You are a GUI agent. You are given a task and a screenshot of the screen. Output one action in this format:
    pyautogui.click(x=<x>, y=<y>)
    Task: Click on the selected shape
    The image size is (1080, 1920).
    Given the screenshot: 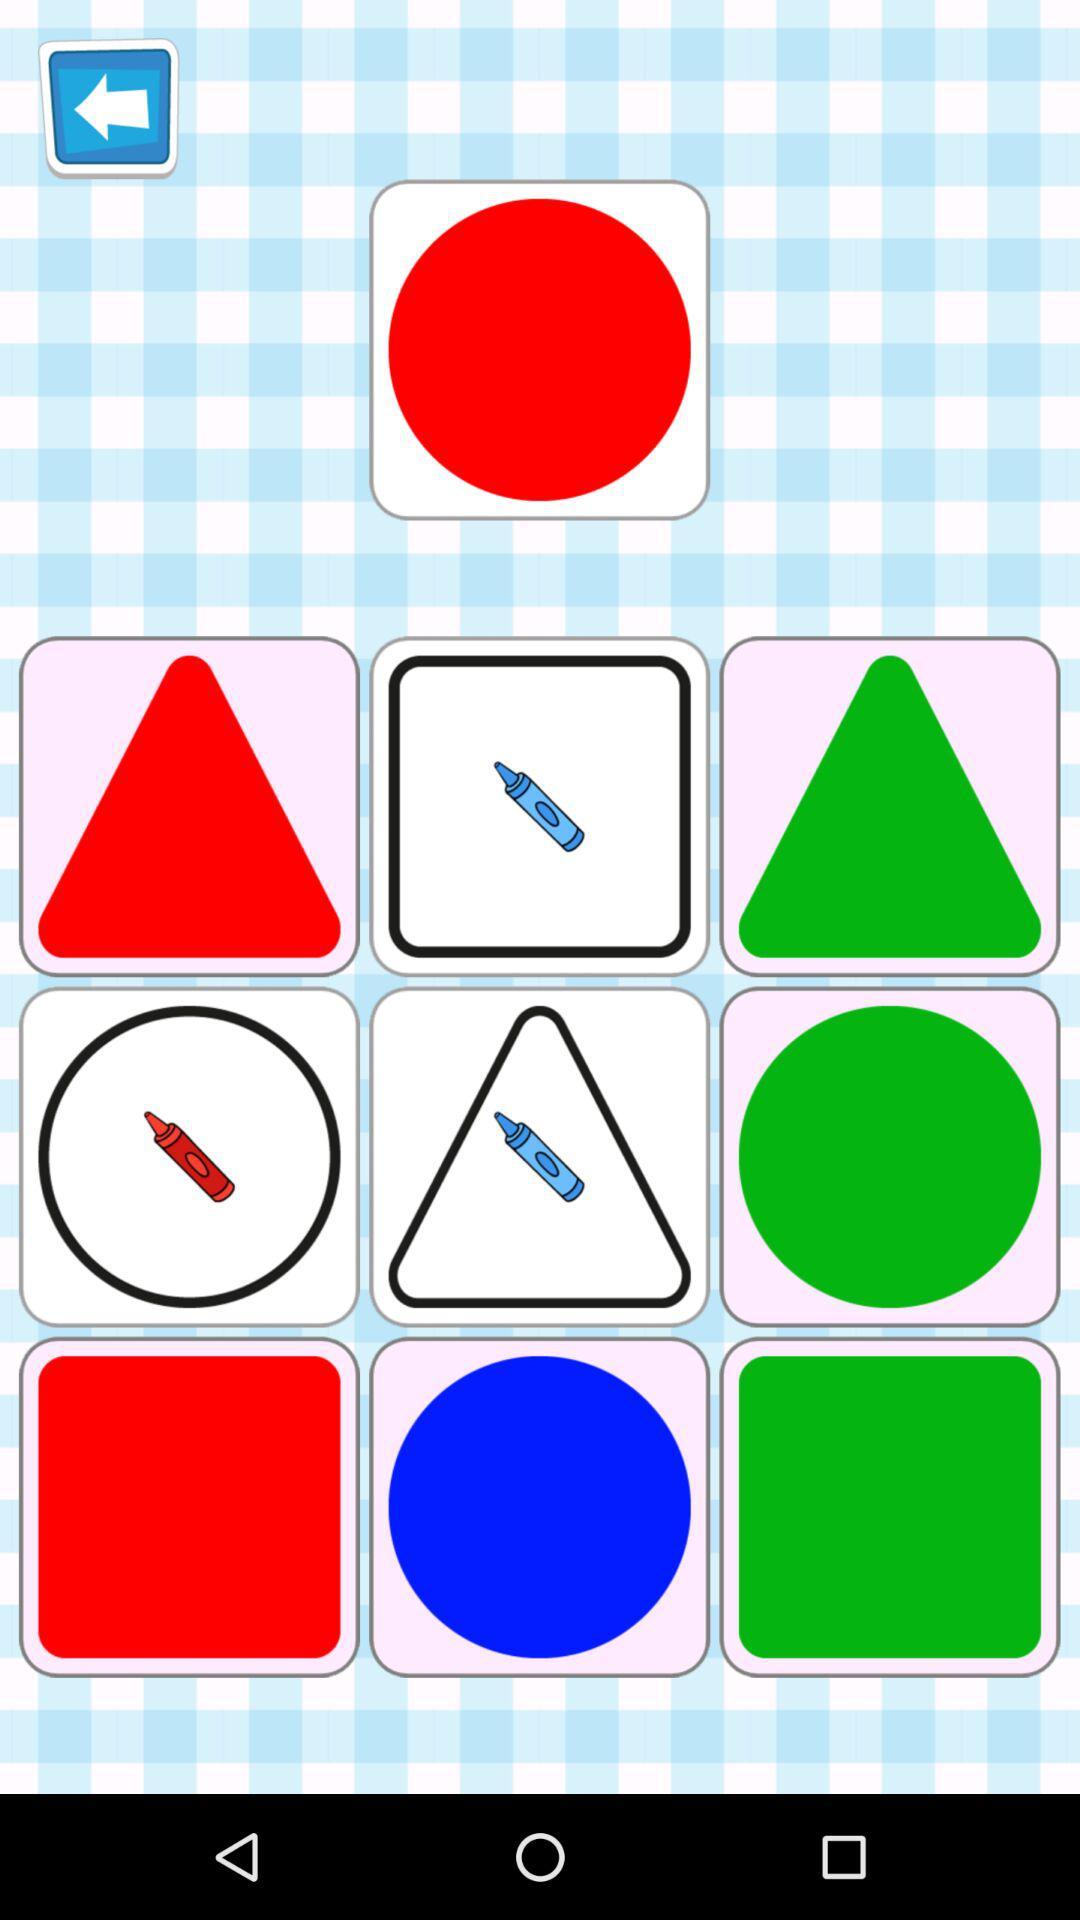 What is the action you would take?
    pyautogui.click(x=538, y=349)
    